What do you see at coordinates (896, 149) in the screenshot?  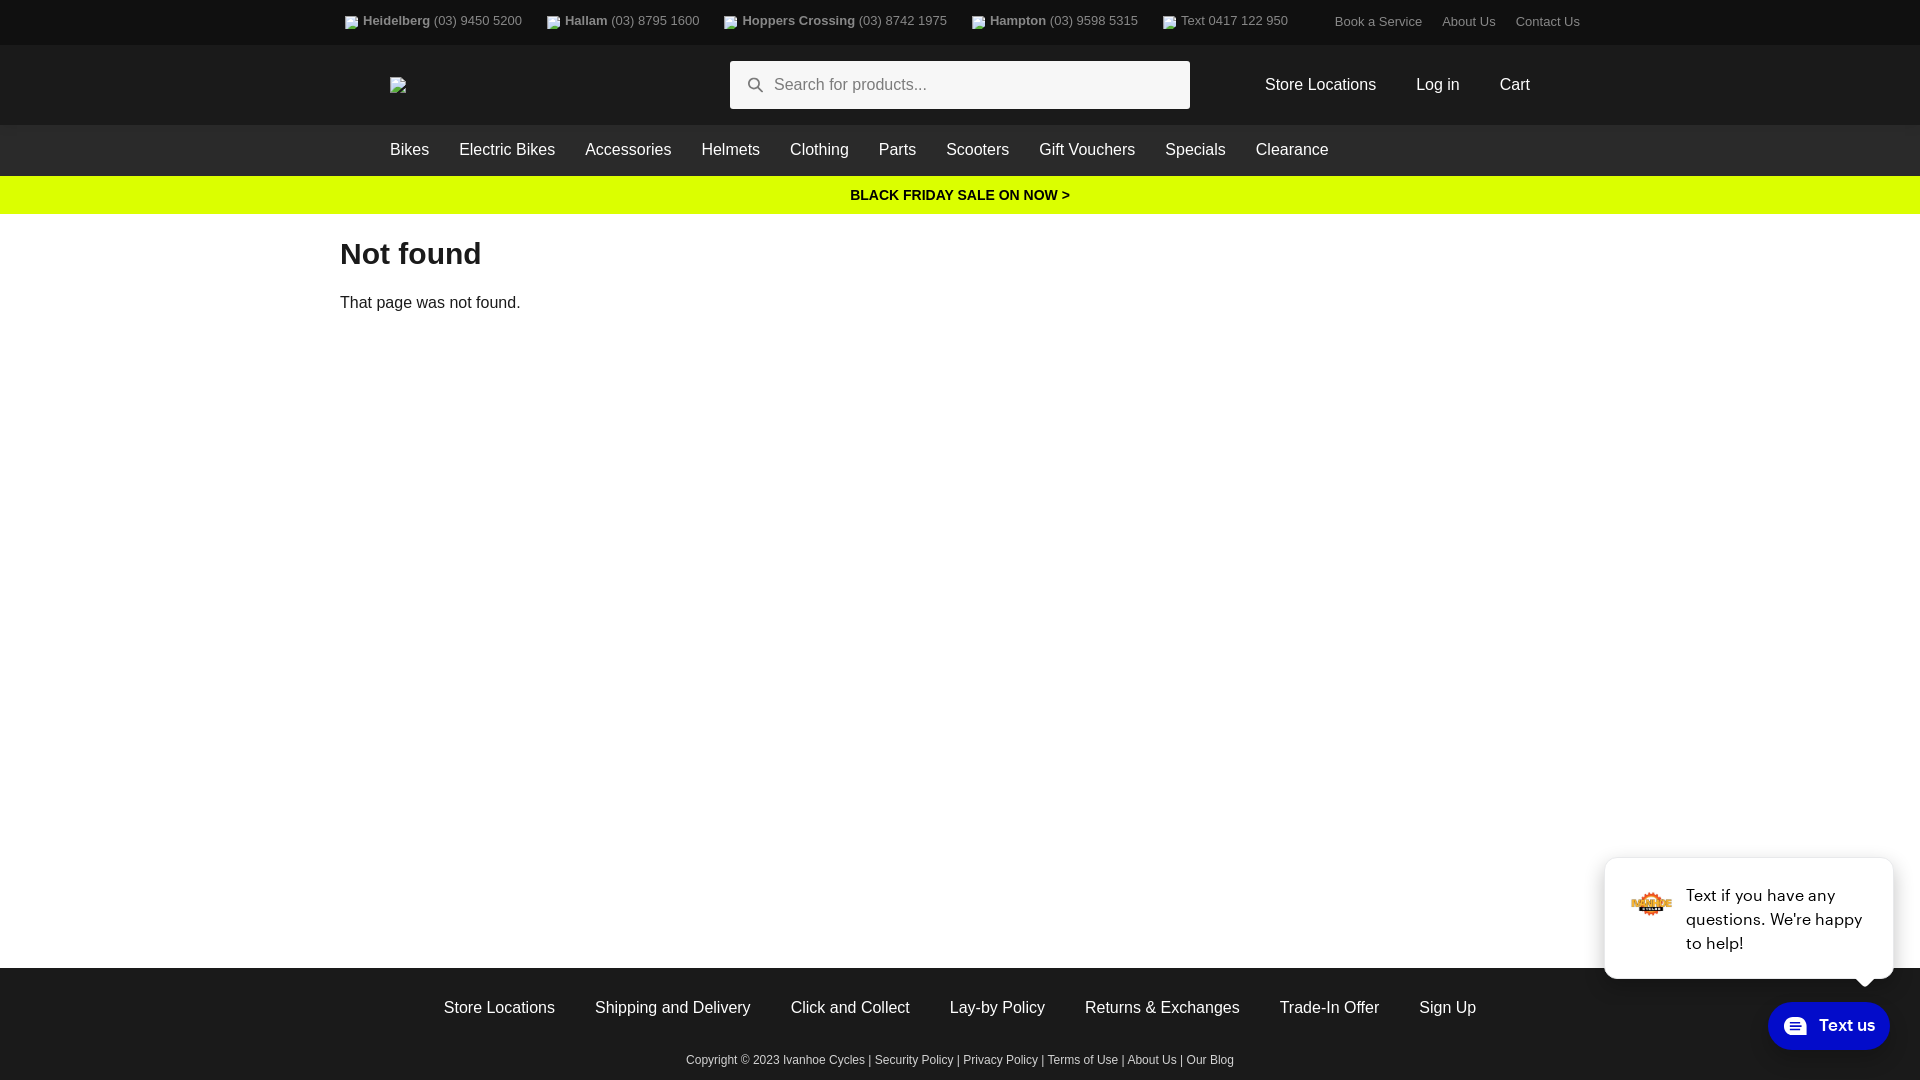 I see `'Parts'` at bounding box center [896, 149].